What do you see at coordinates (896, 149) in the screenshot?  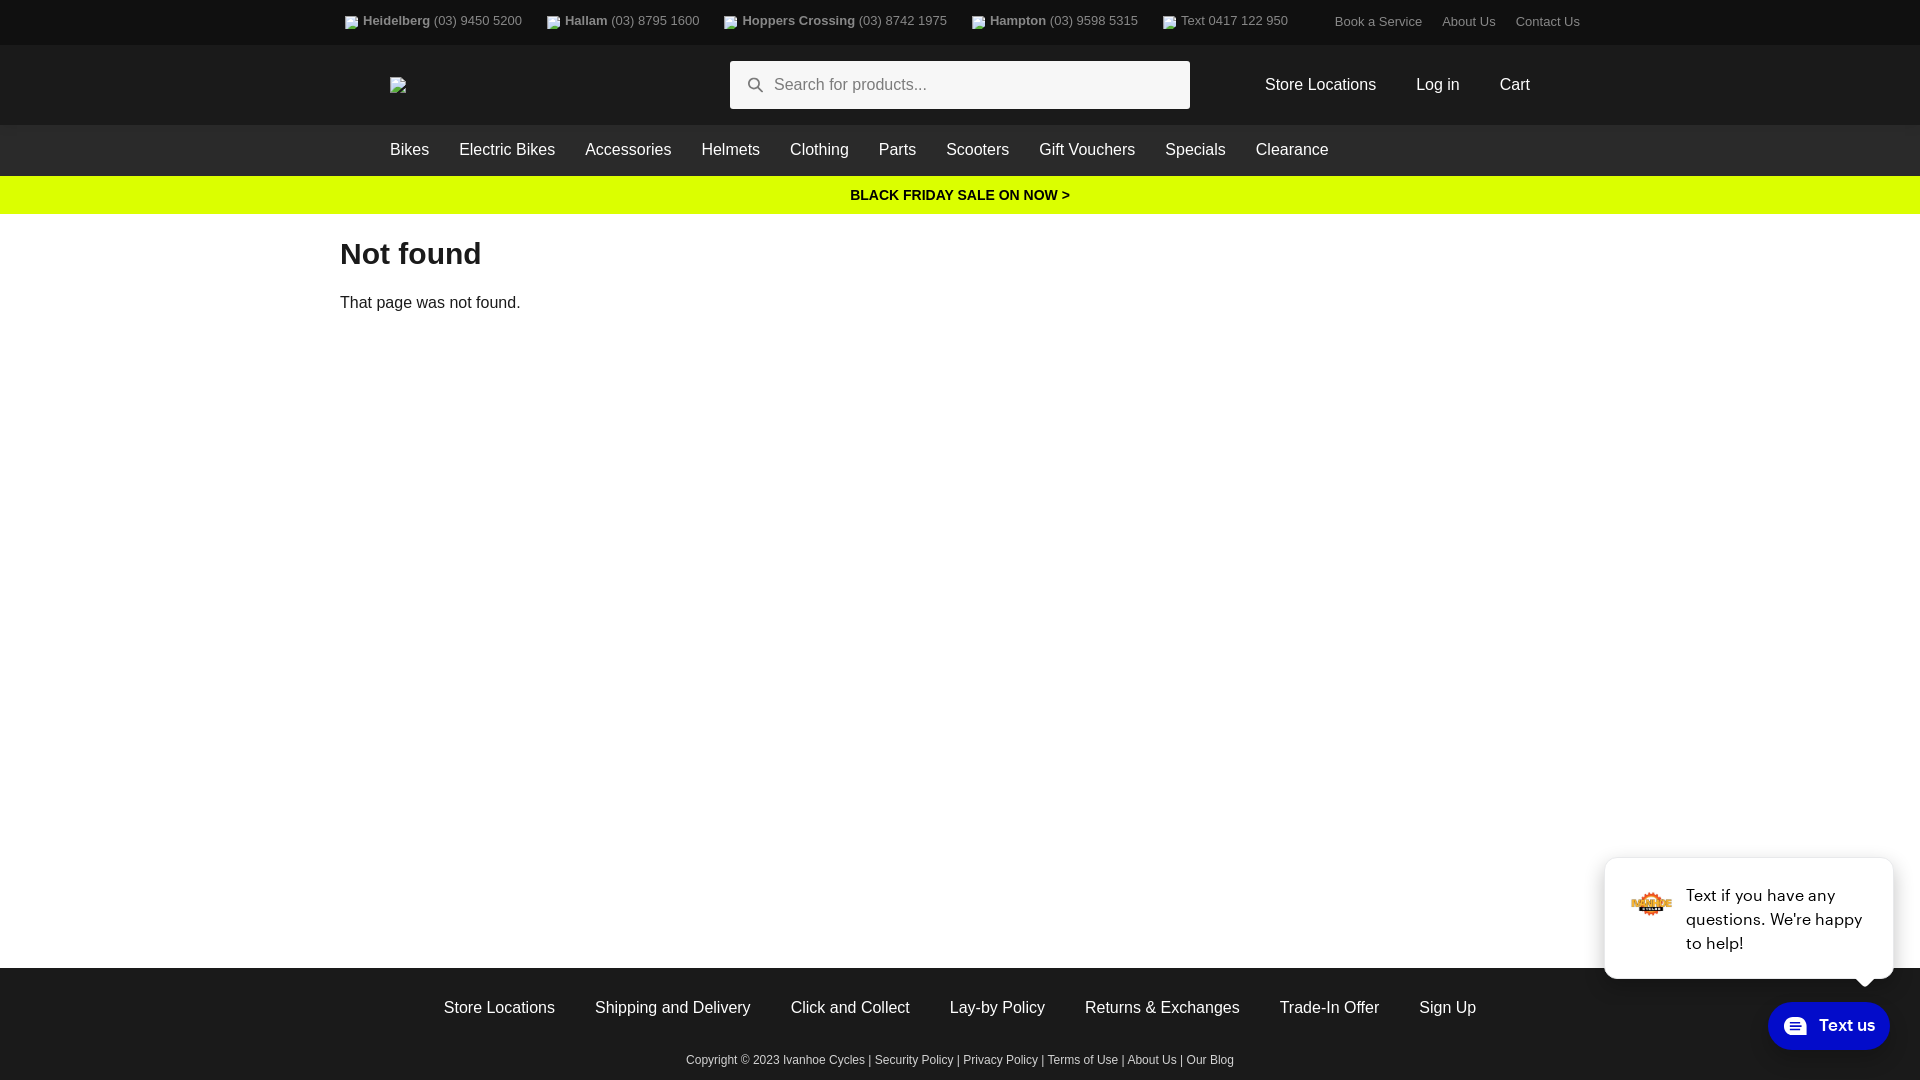 I see `'Parts'` at bounding box center [896, 149].